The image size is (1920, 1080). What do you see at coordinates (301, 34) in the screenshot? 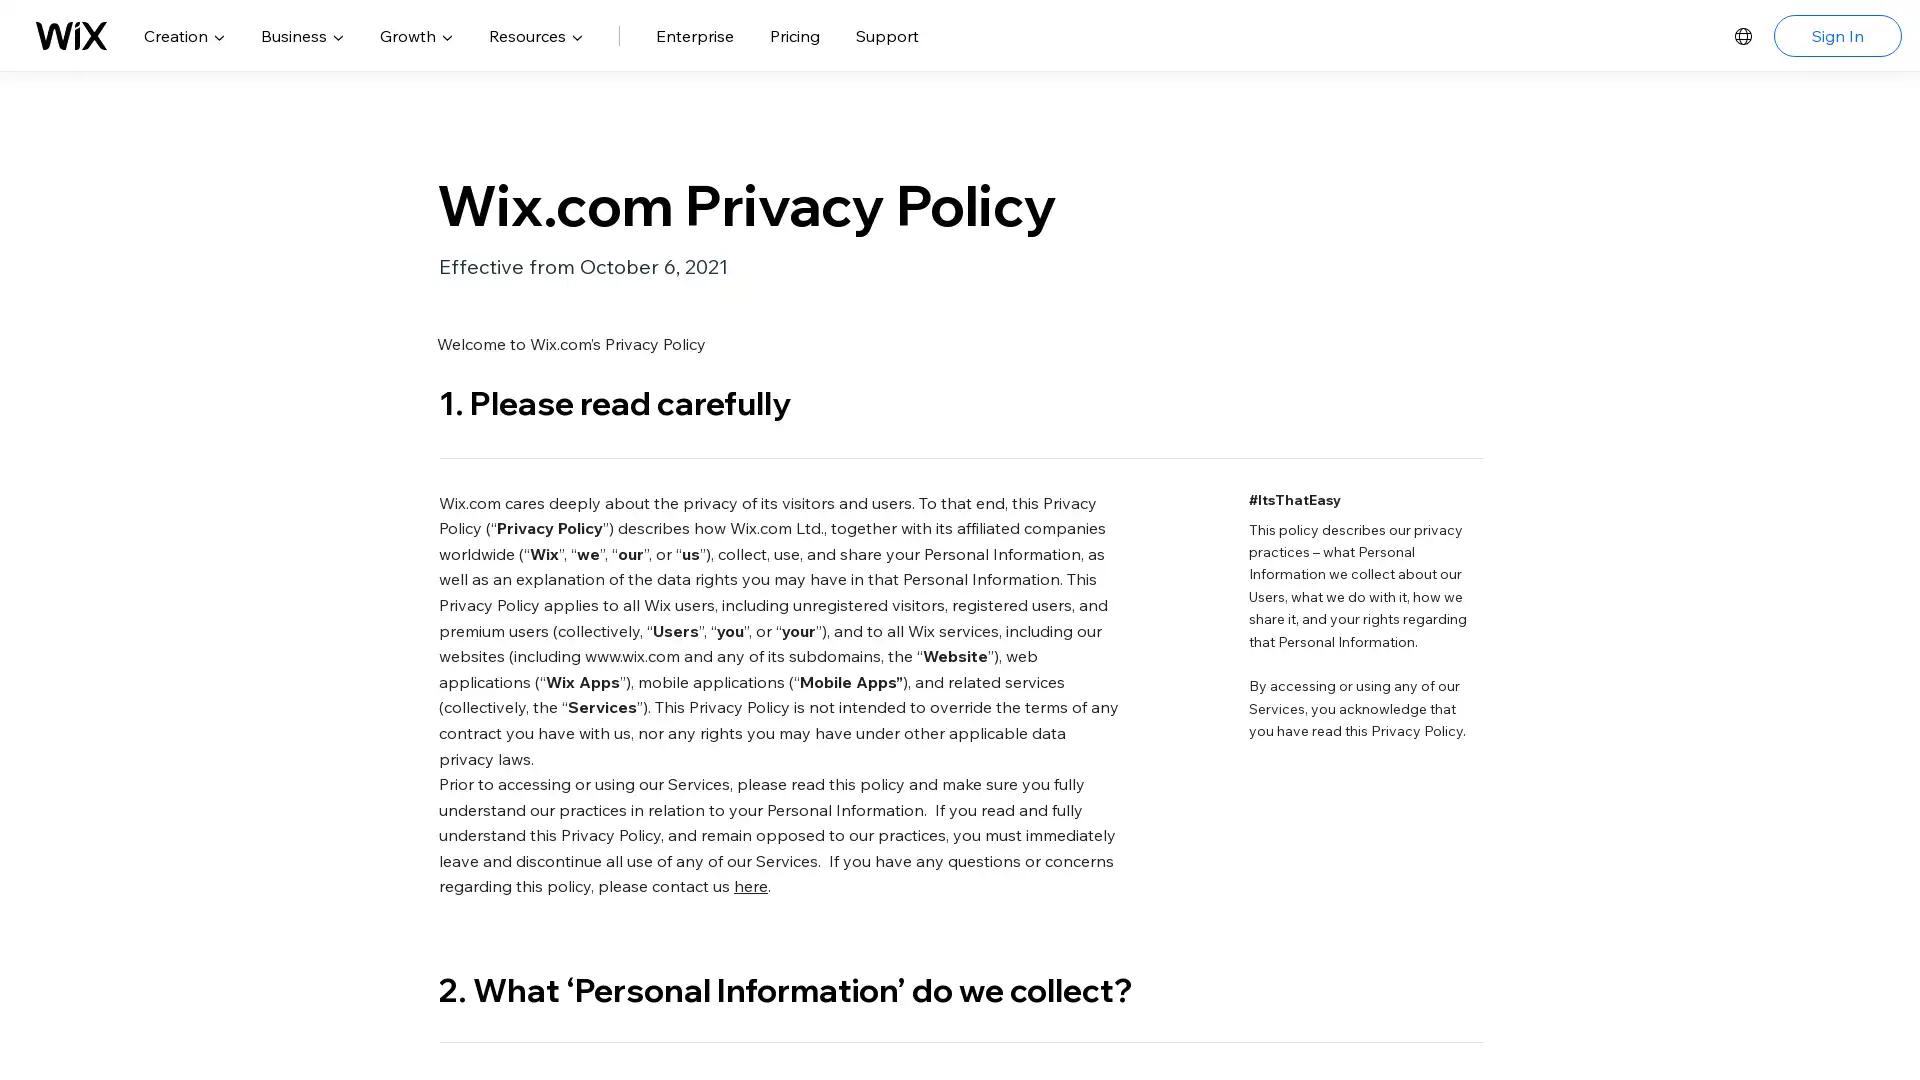
I see `Business` at bounding box center [301, 34].